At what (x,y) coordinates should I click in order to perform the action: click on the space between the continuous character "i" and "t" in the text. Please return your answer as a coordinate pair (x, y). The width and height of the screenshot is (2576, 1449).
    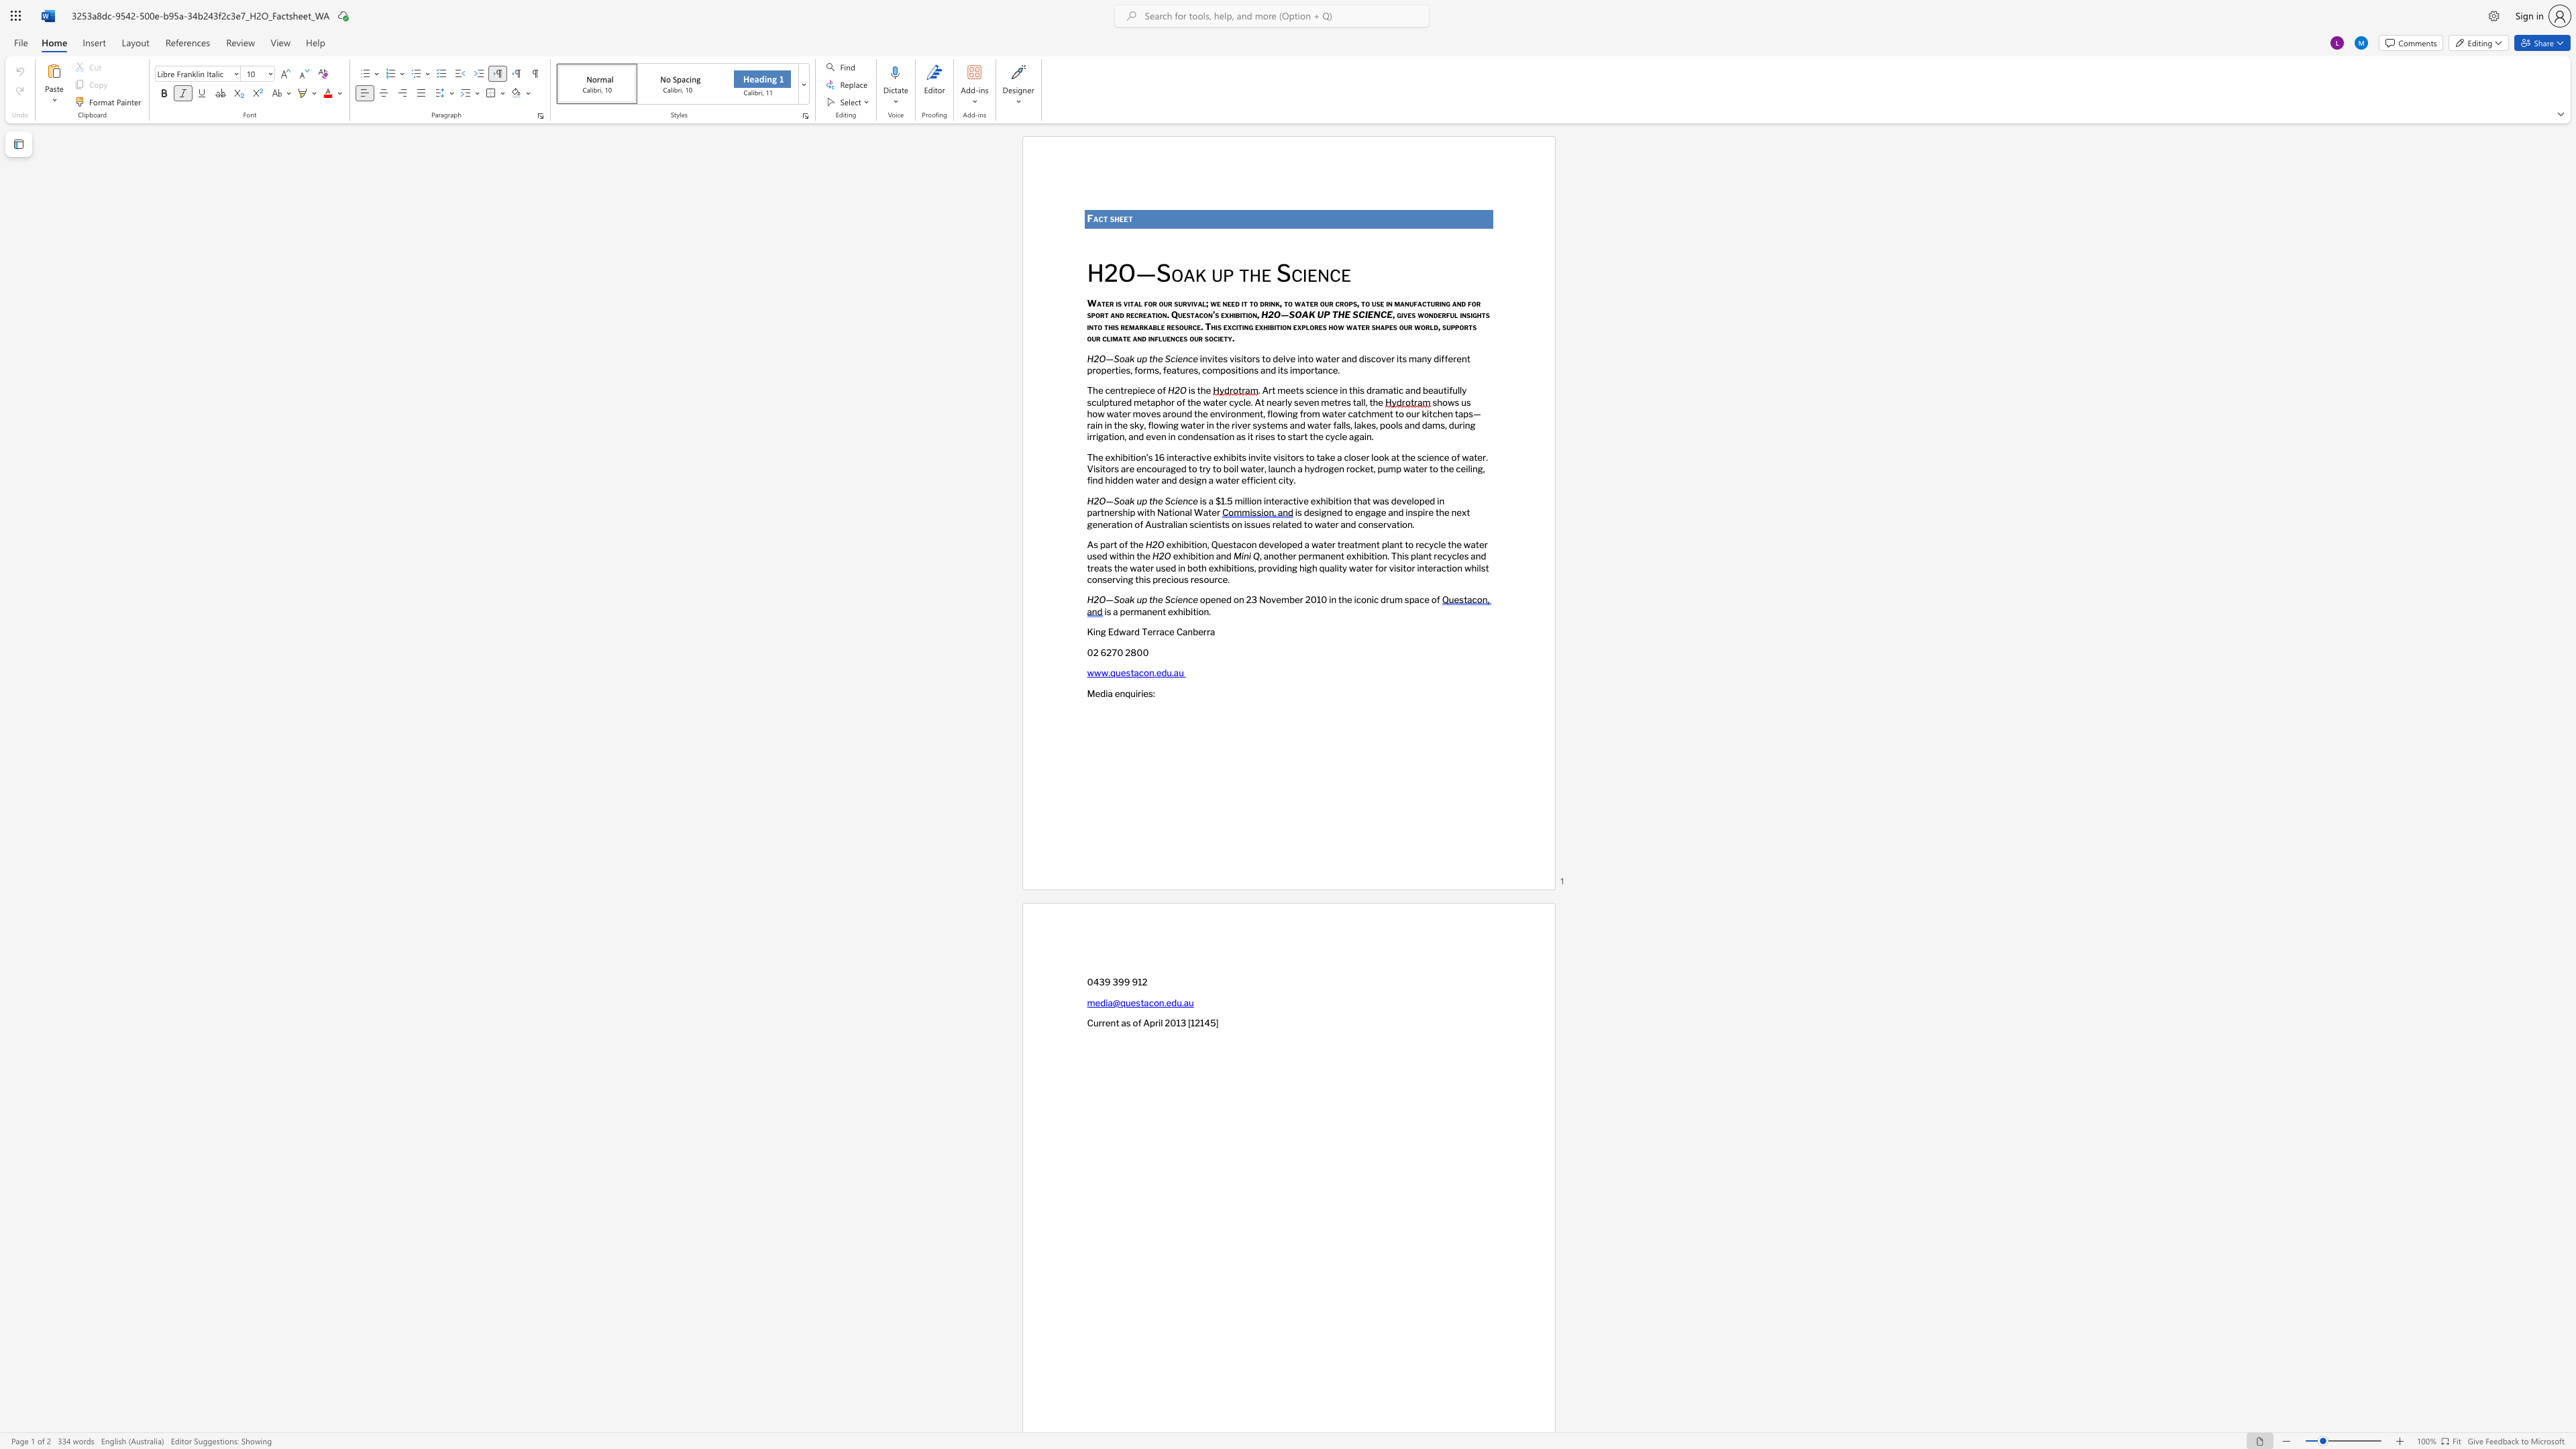
    Looking at the image, I should click on (1197, 555).